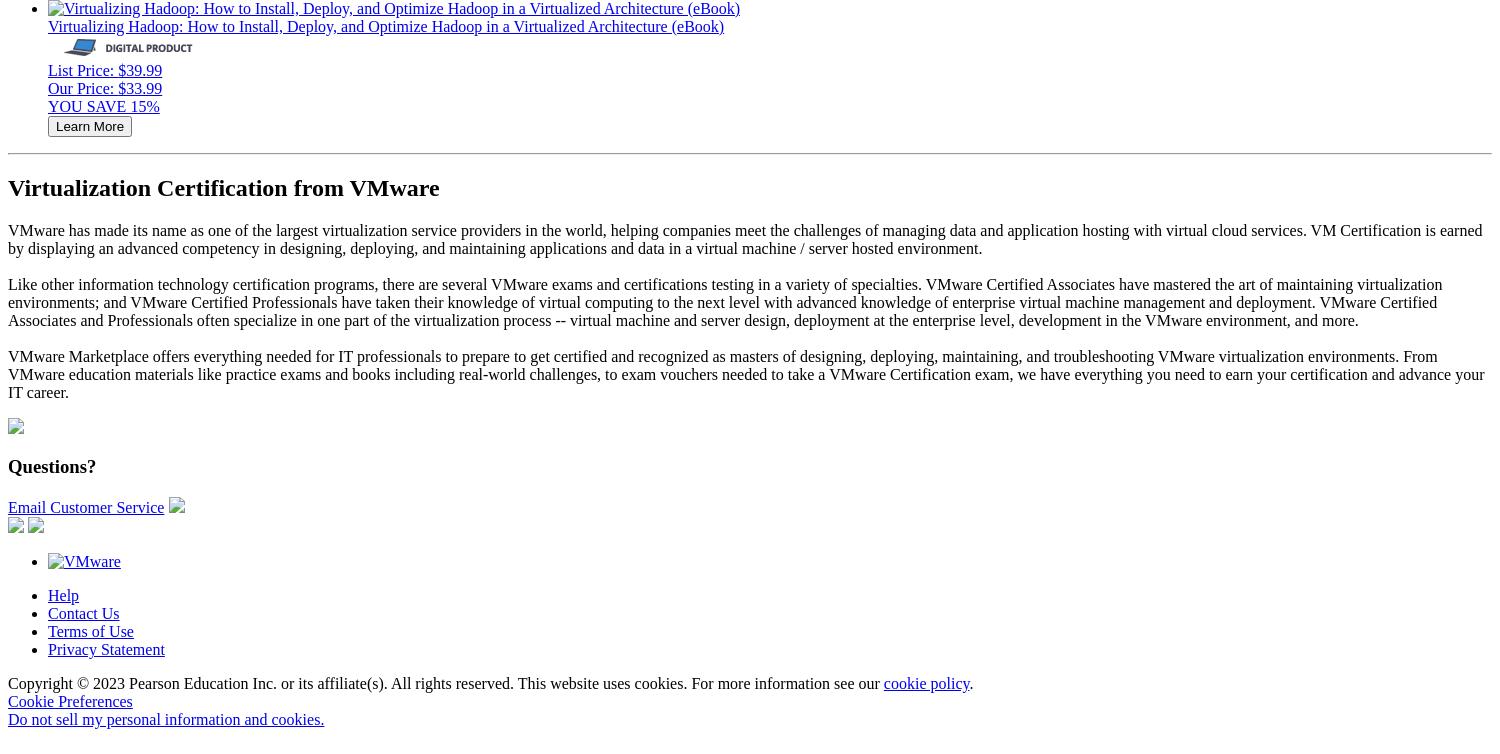  What do you see at coordinates (7, 718) in the screenshot?
I see `'Do not sell my personal information and cookies.'` at bounding box center [7, 718].